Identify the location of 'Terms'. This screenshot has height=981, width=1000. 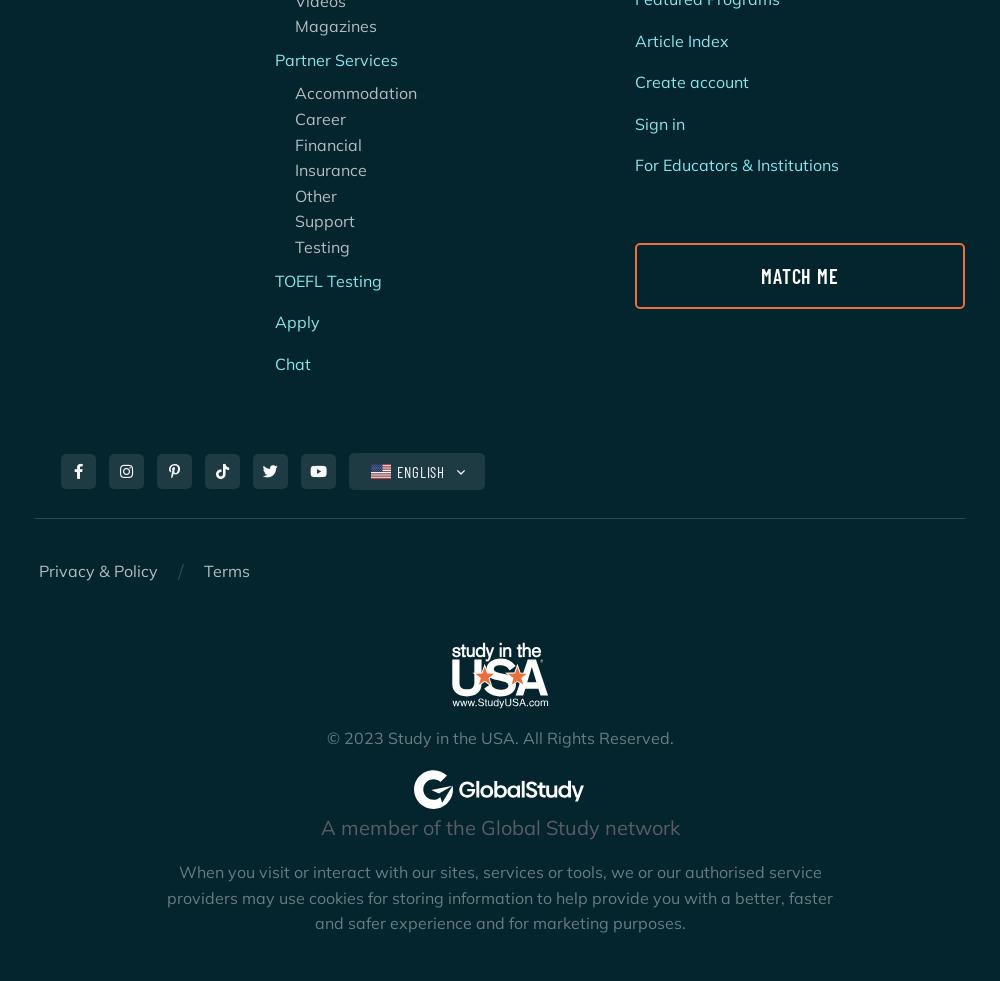
(226, 571).